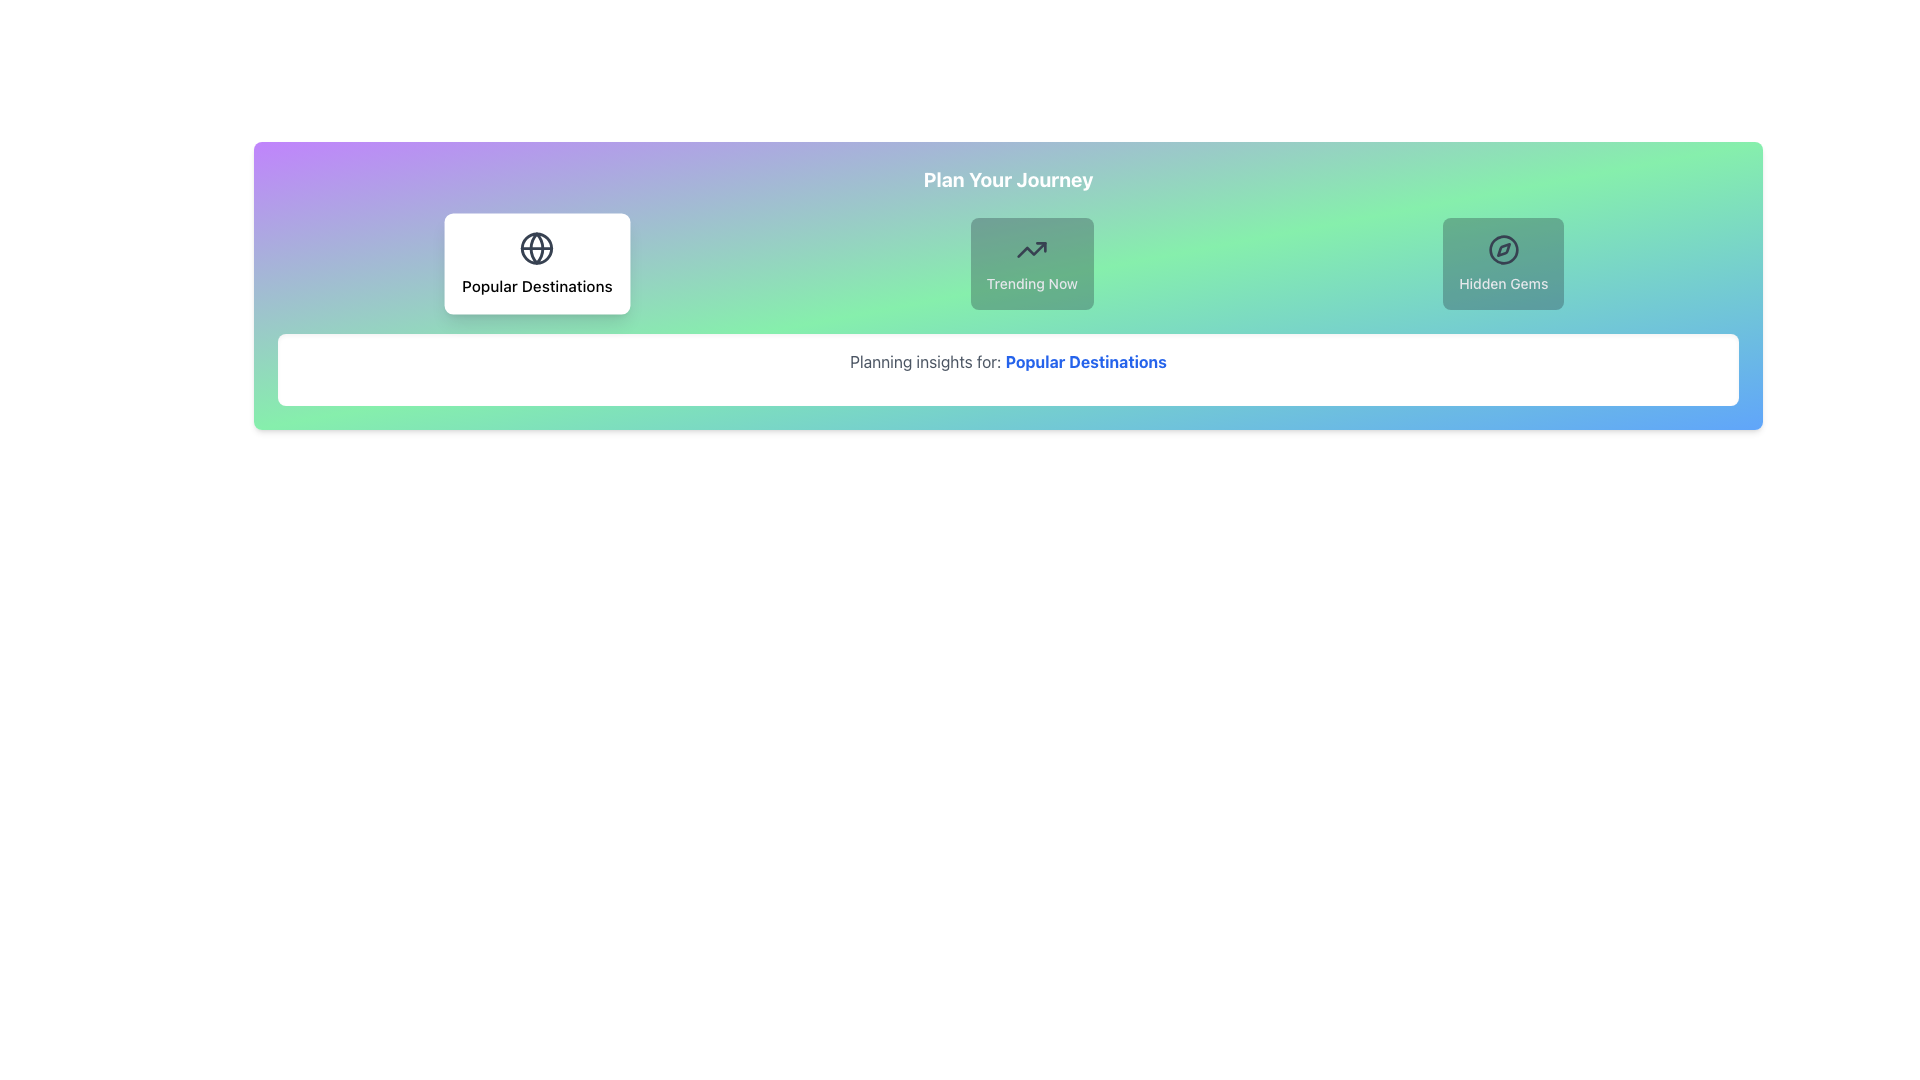 Image resolution: width=1920 pixels, height=1080 pixels. What do you see at coordinates (1032, 249) in the screenshot?
I see `the upwards-trending chart icon located in the green rectangular section labeled 'Trending Now', which is the second option in a three-option layout` at bounding box center [1032, 249].